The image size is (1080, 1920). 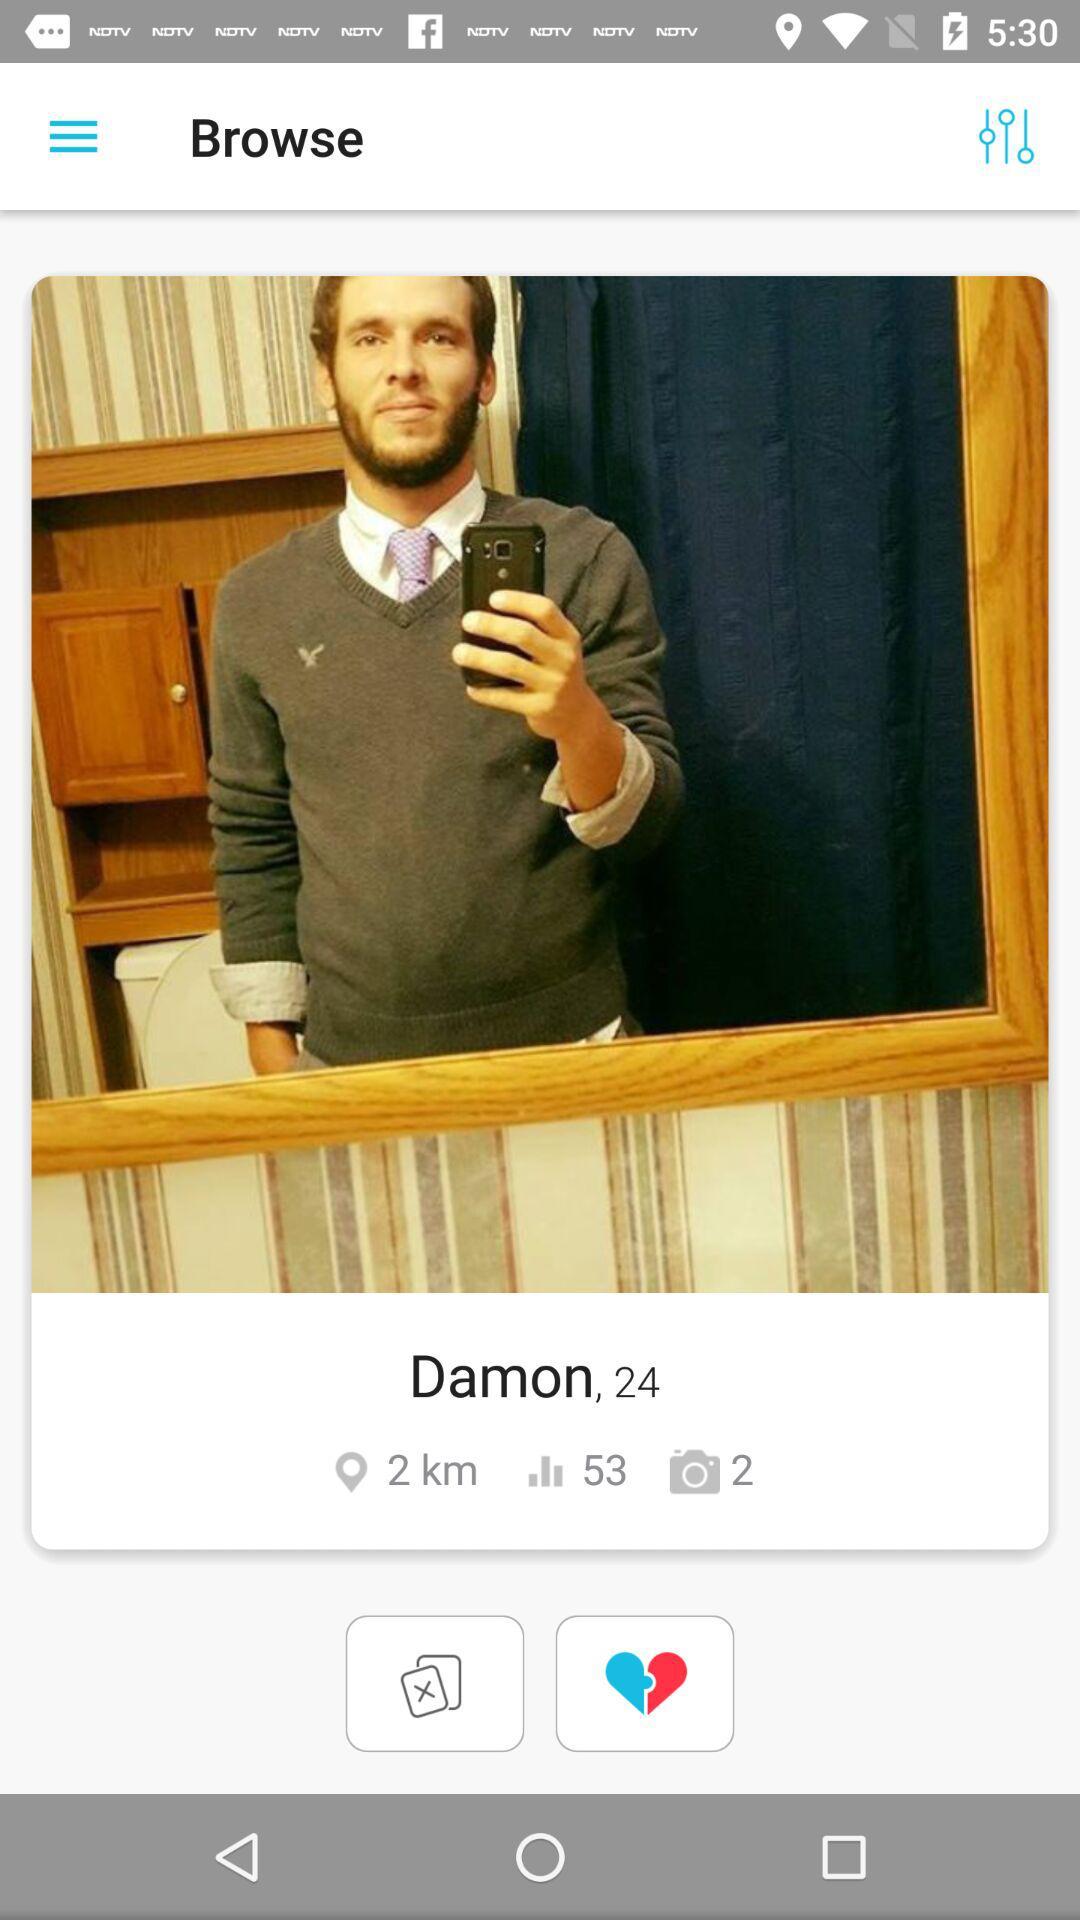 What do you see at coordinates (72, 135) in the screenshot?
I see `icon next to the browse item` at bounding box center [72, 135].